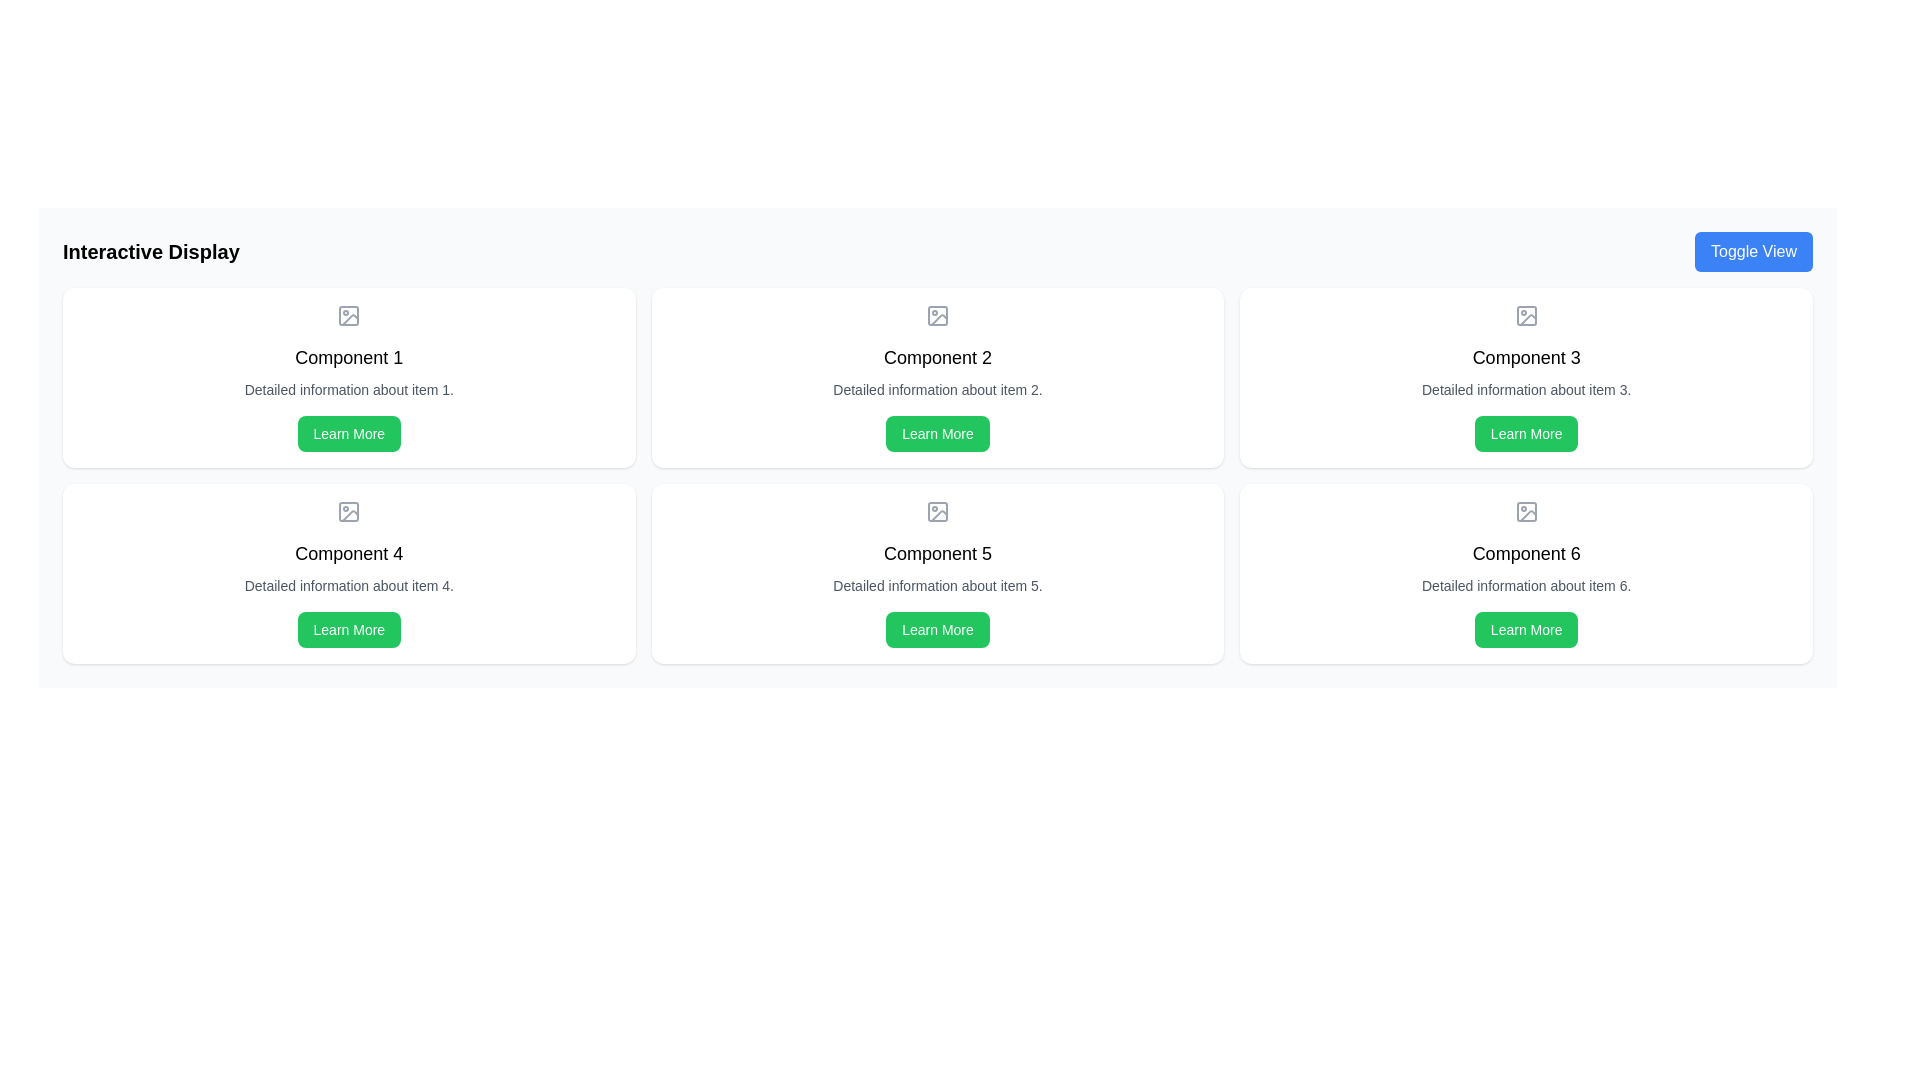 The image size is (1920, 1080). Describe the element at coordinates (1525, 389) in the screenshot. I see `the text label reading 'Detailed information about item 3.' which is centered within the card labeled 'Component 3'` at that location.